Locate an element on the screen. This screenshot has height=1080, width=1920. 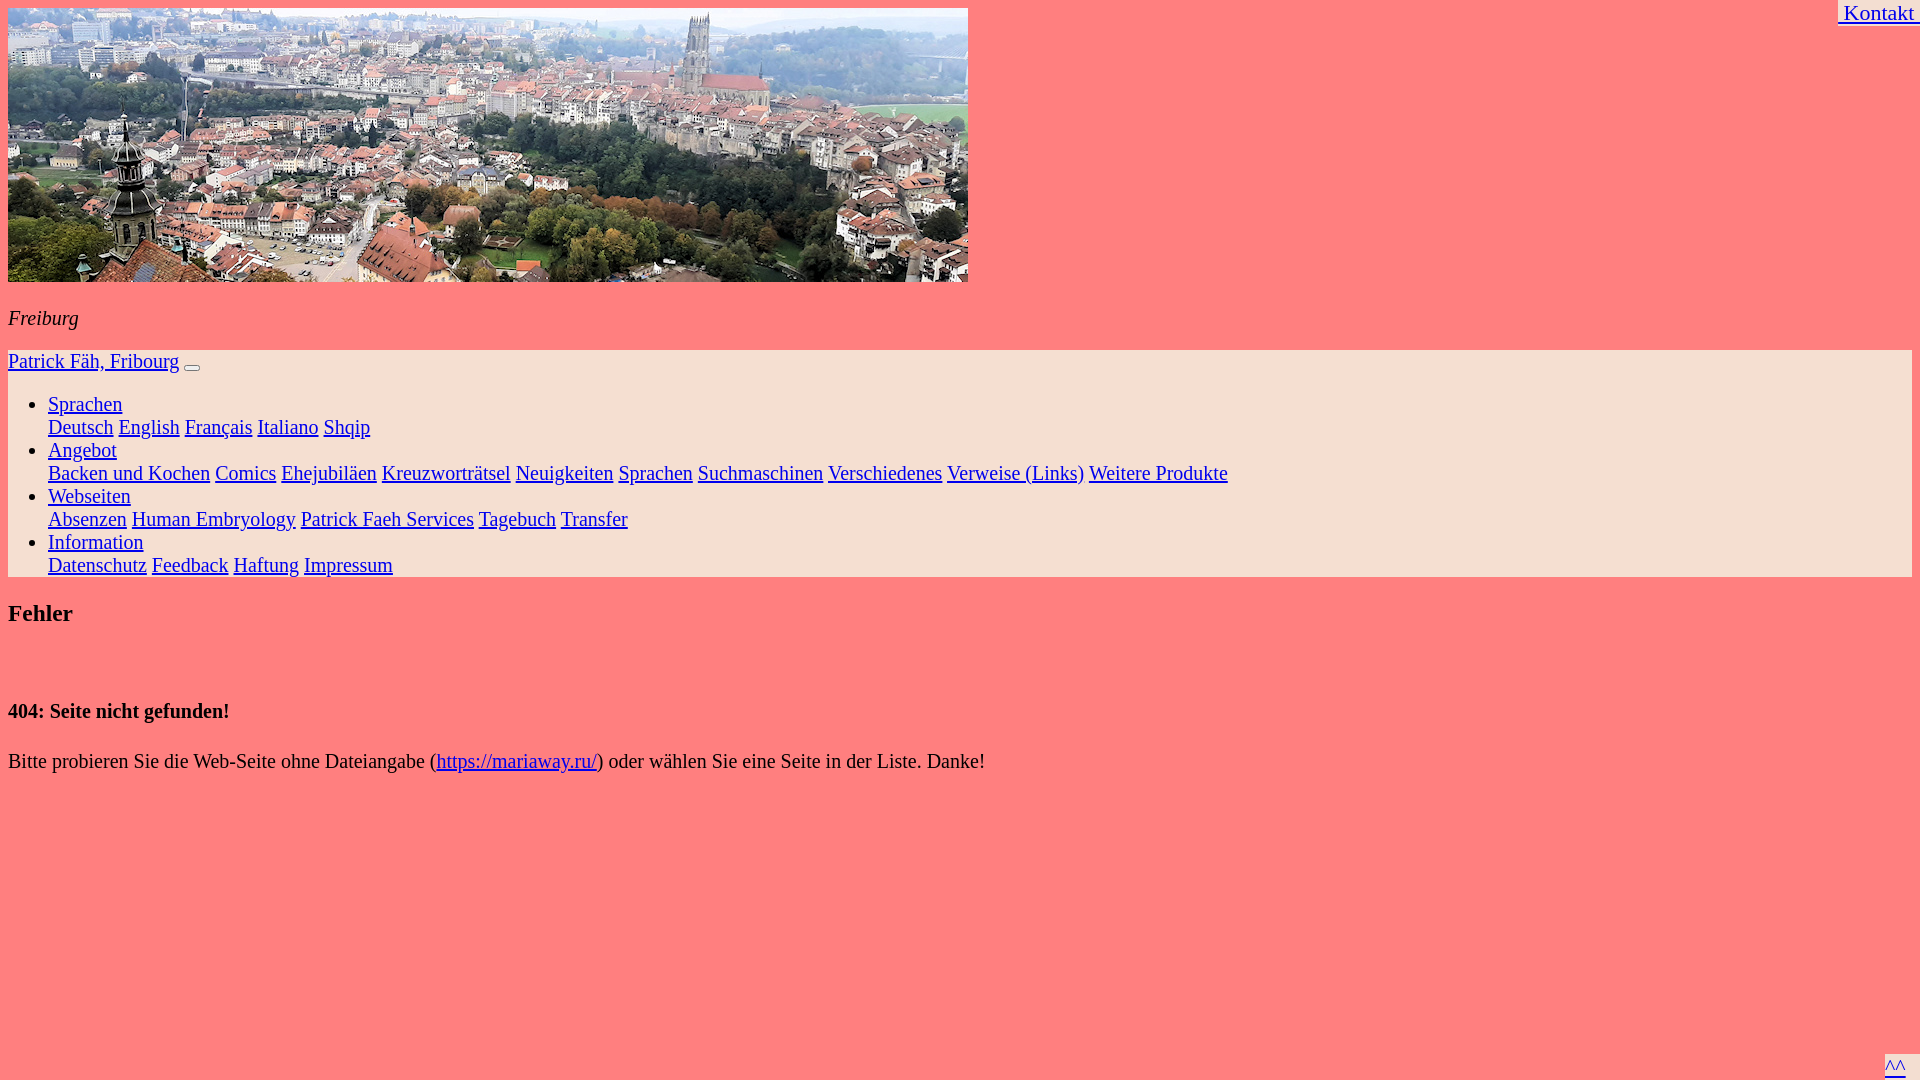
'Suchmaschinen' is located at coordinates (760, 473).